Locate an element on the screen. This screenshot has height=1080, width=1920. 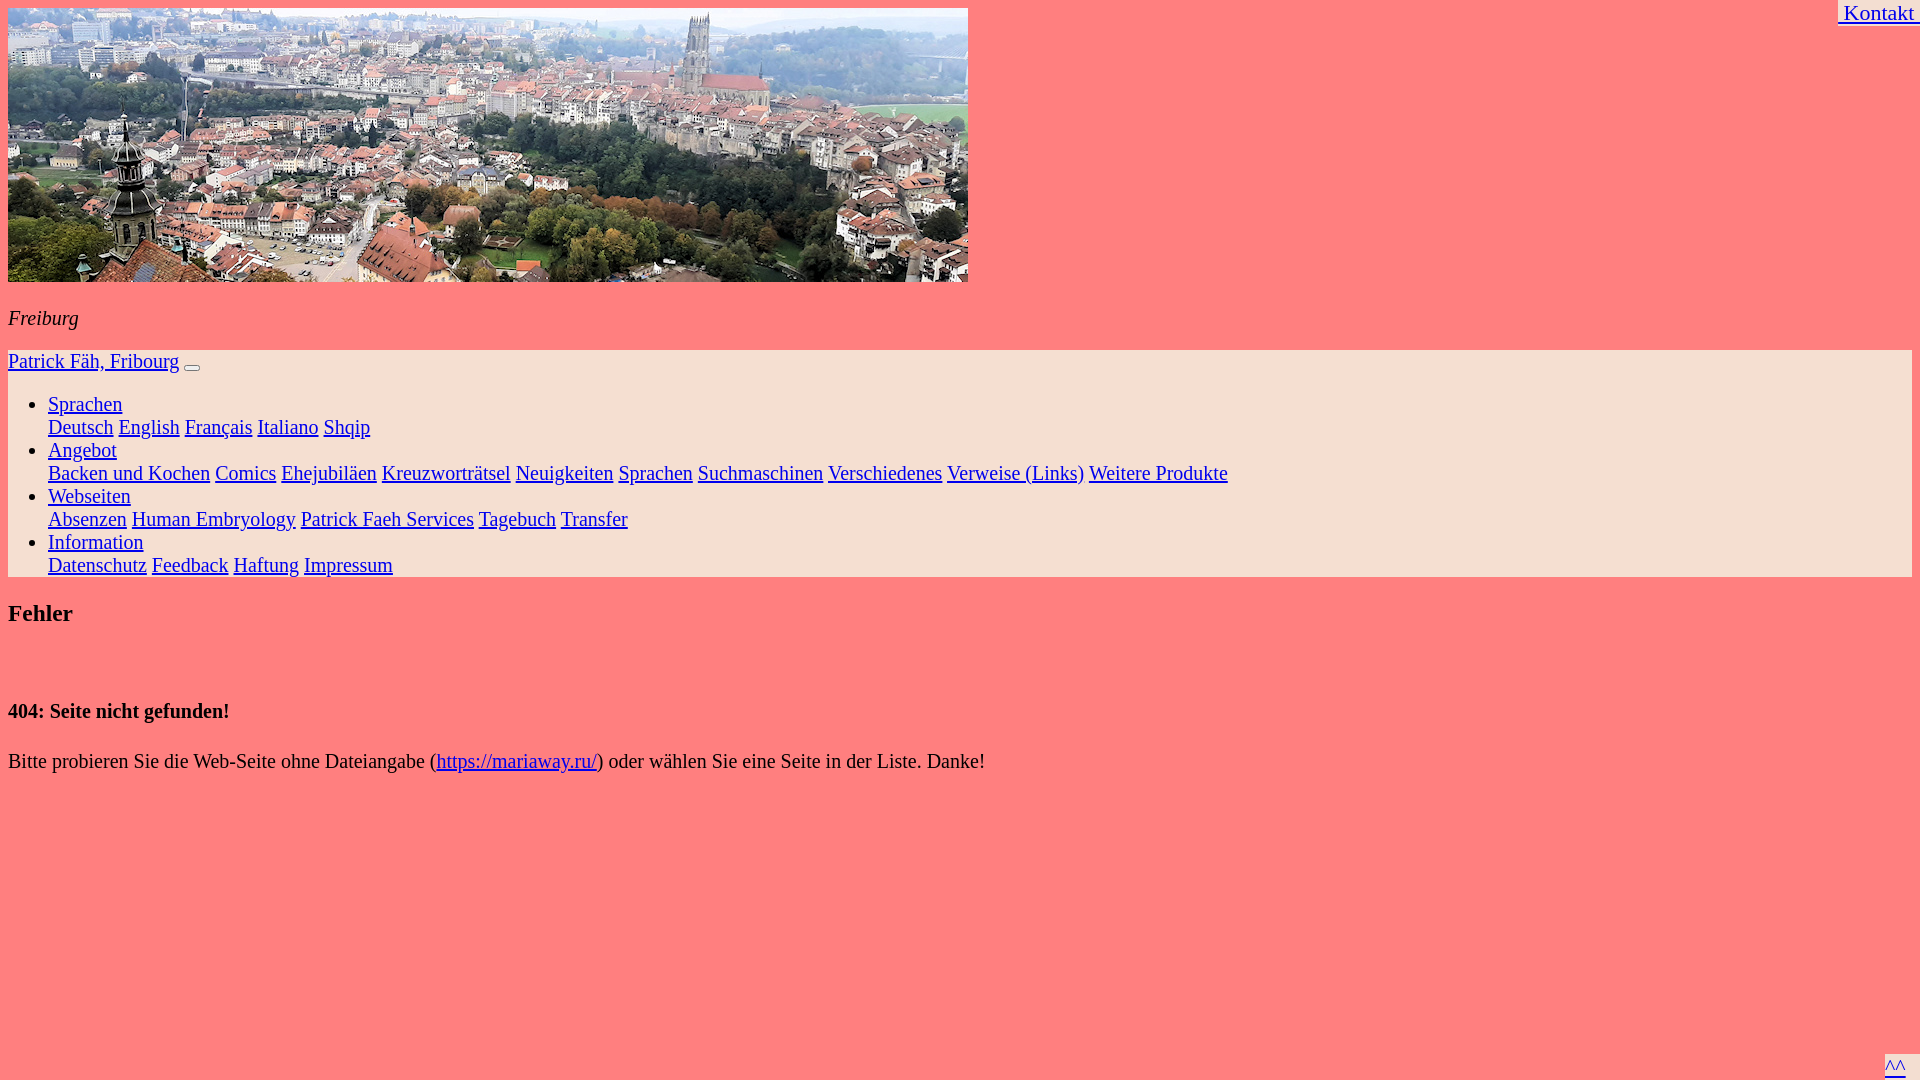
'Suchmaschinen' is located at coordinates (760, 473).